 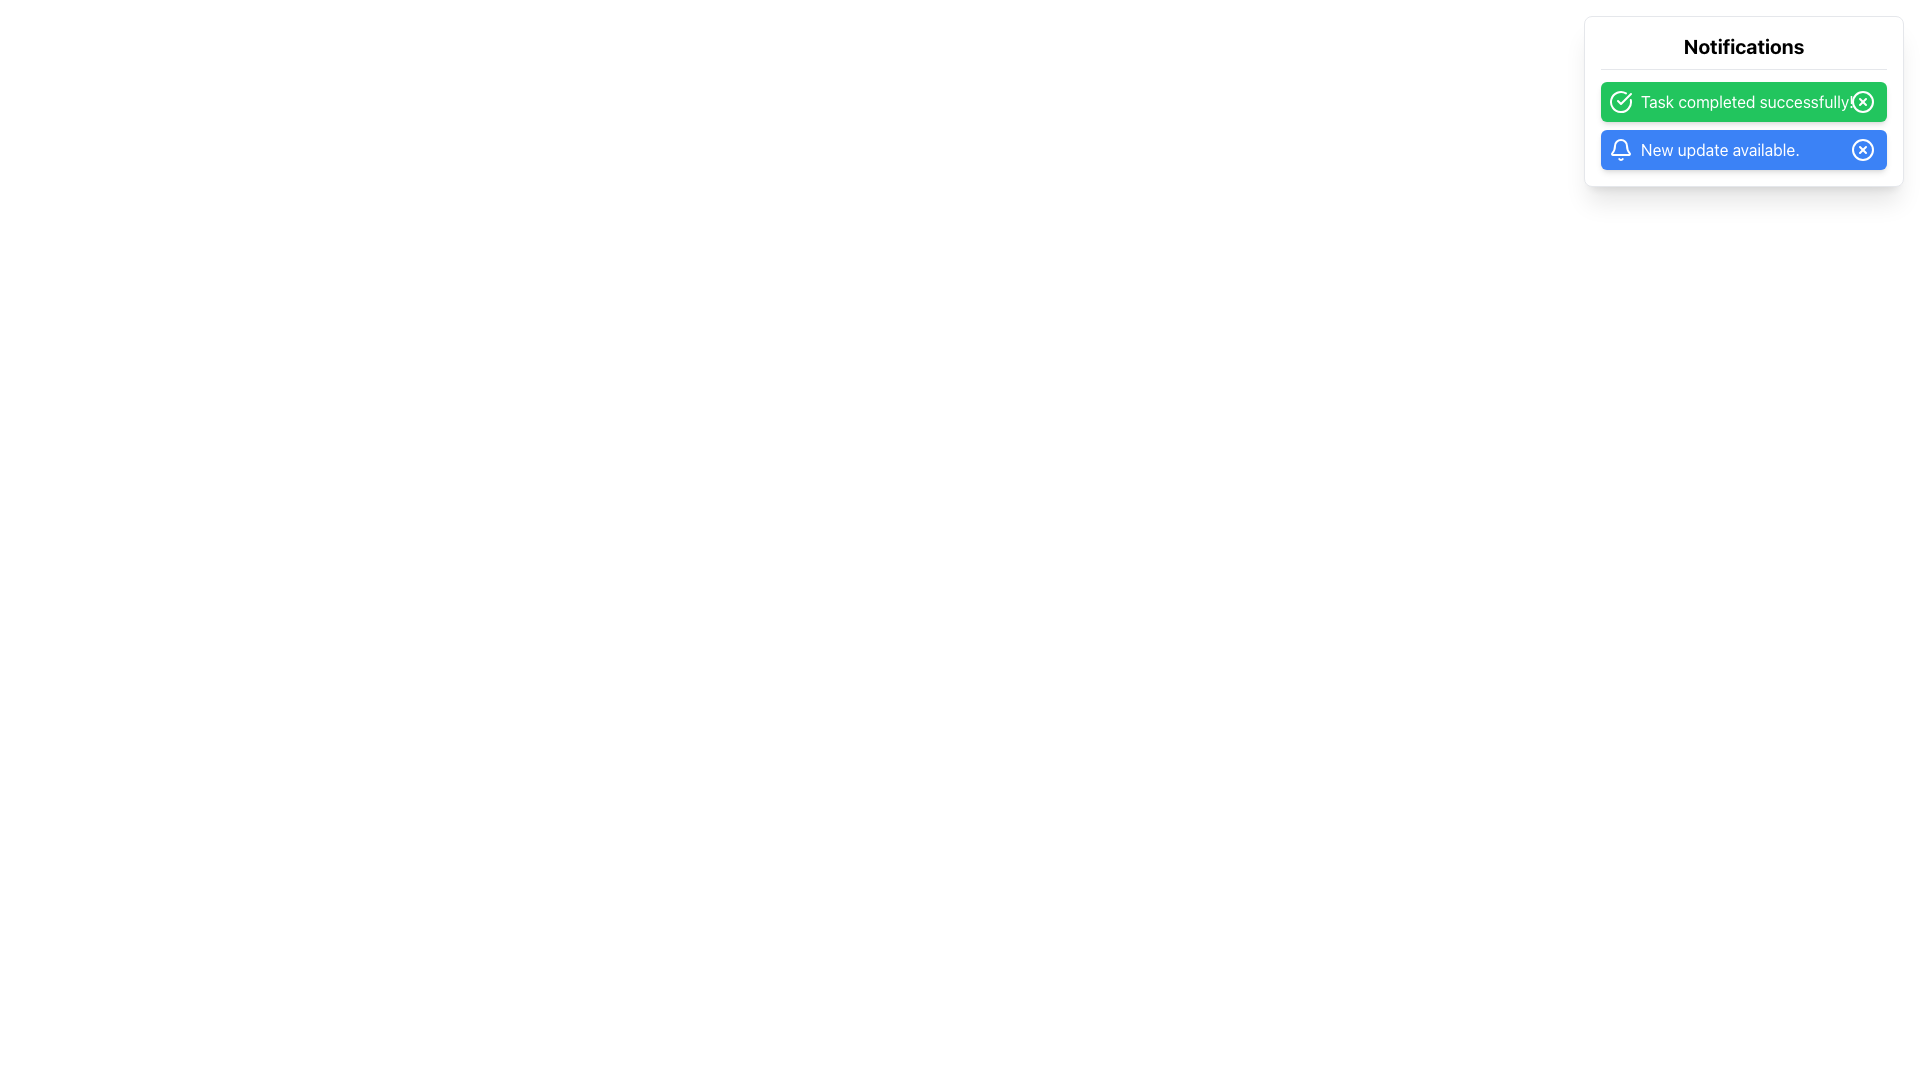 What do you see at coordinates (1742, 101) in the screenshot?
I see `the close button on the topmost Notification Bar` at bounding box center [1742, 101].